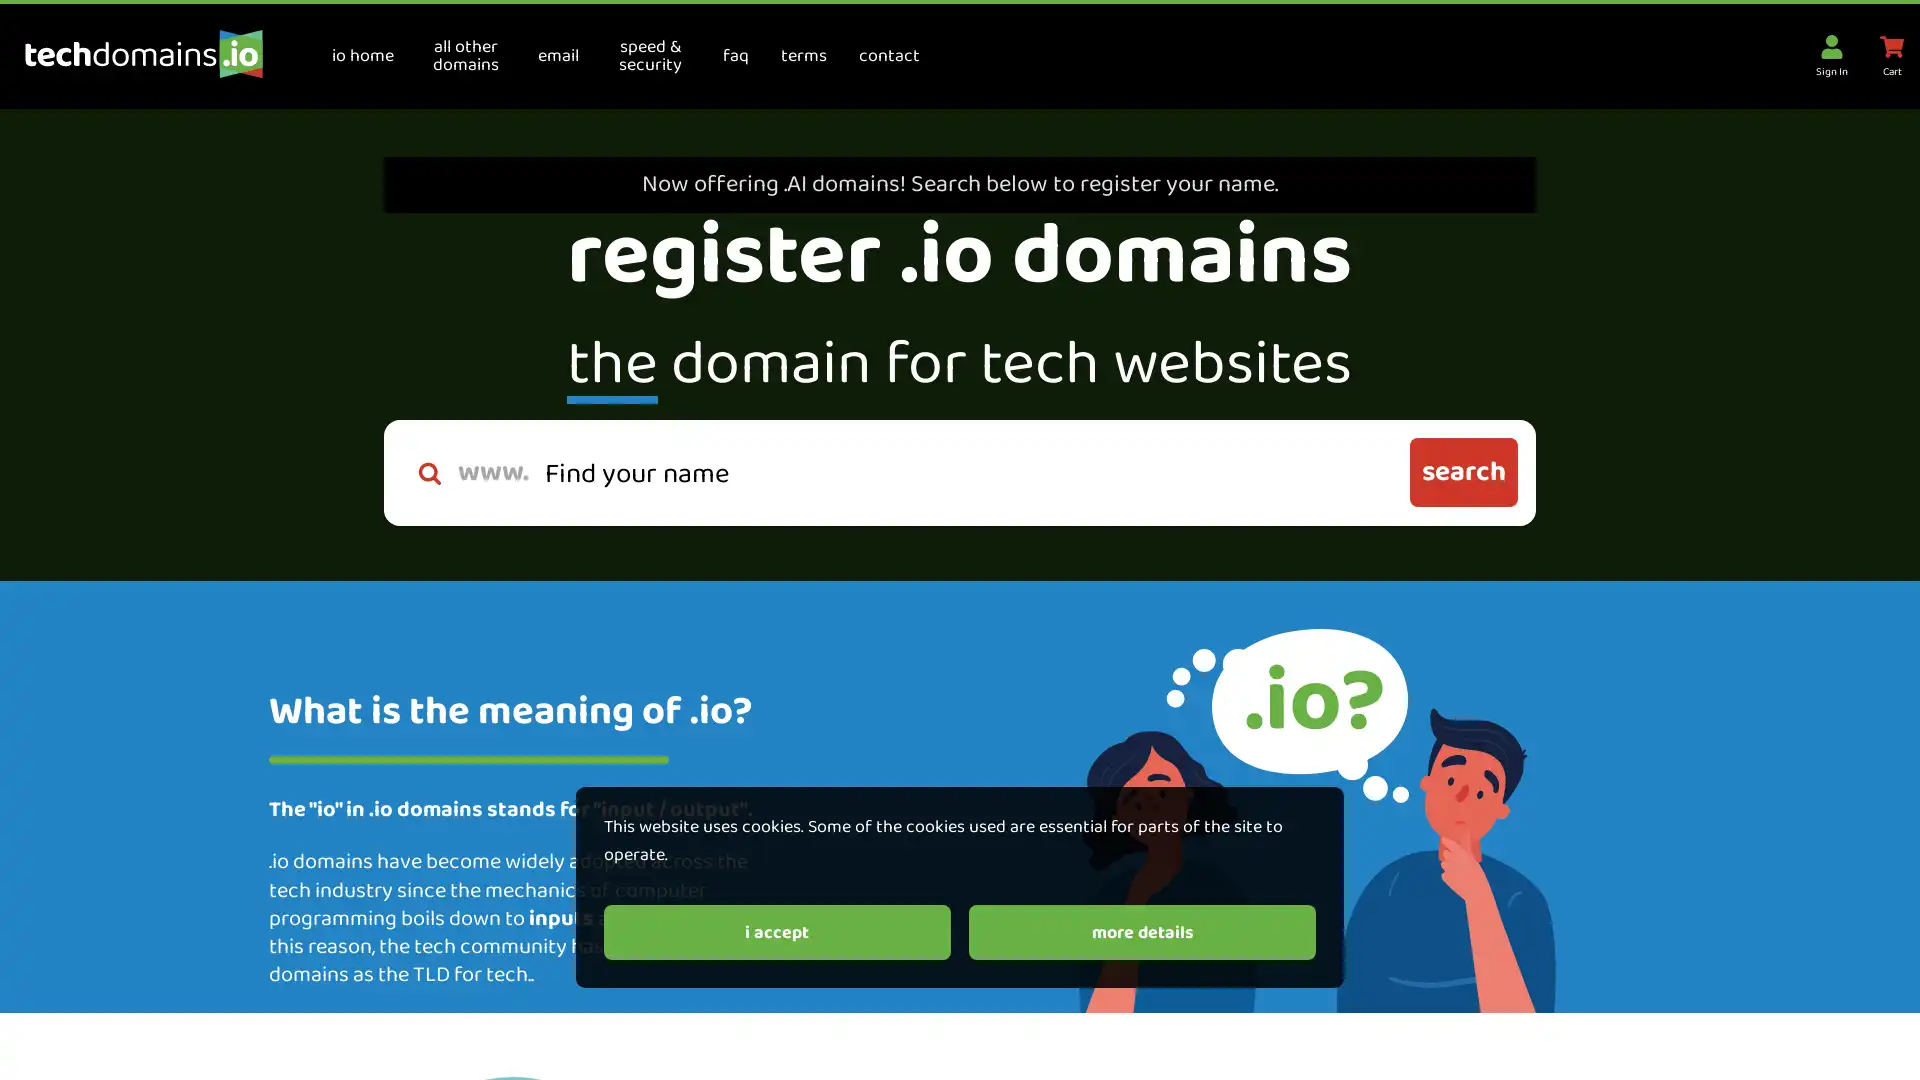 The width and height of the screenshot is (1920, 1080). I want to click on Search button, so click(1463, 472).